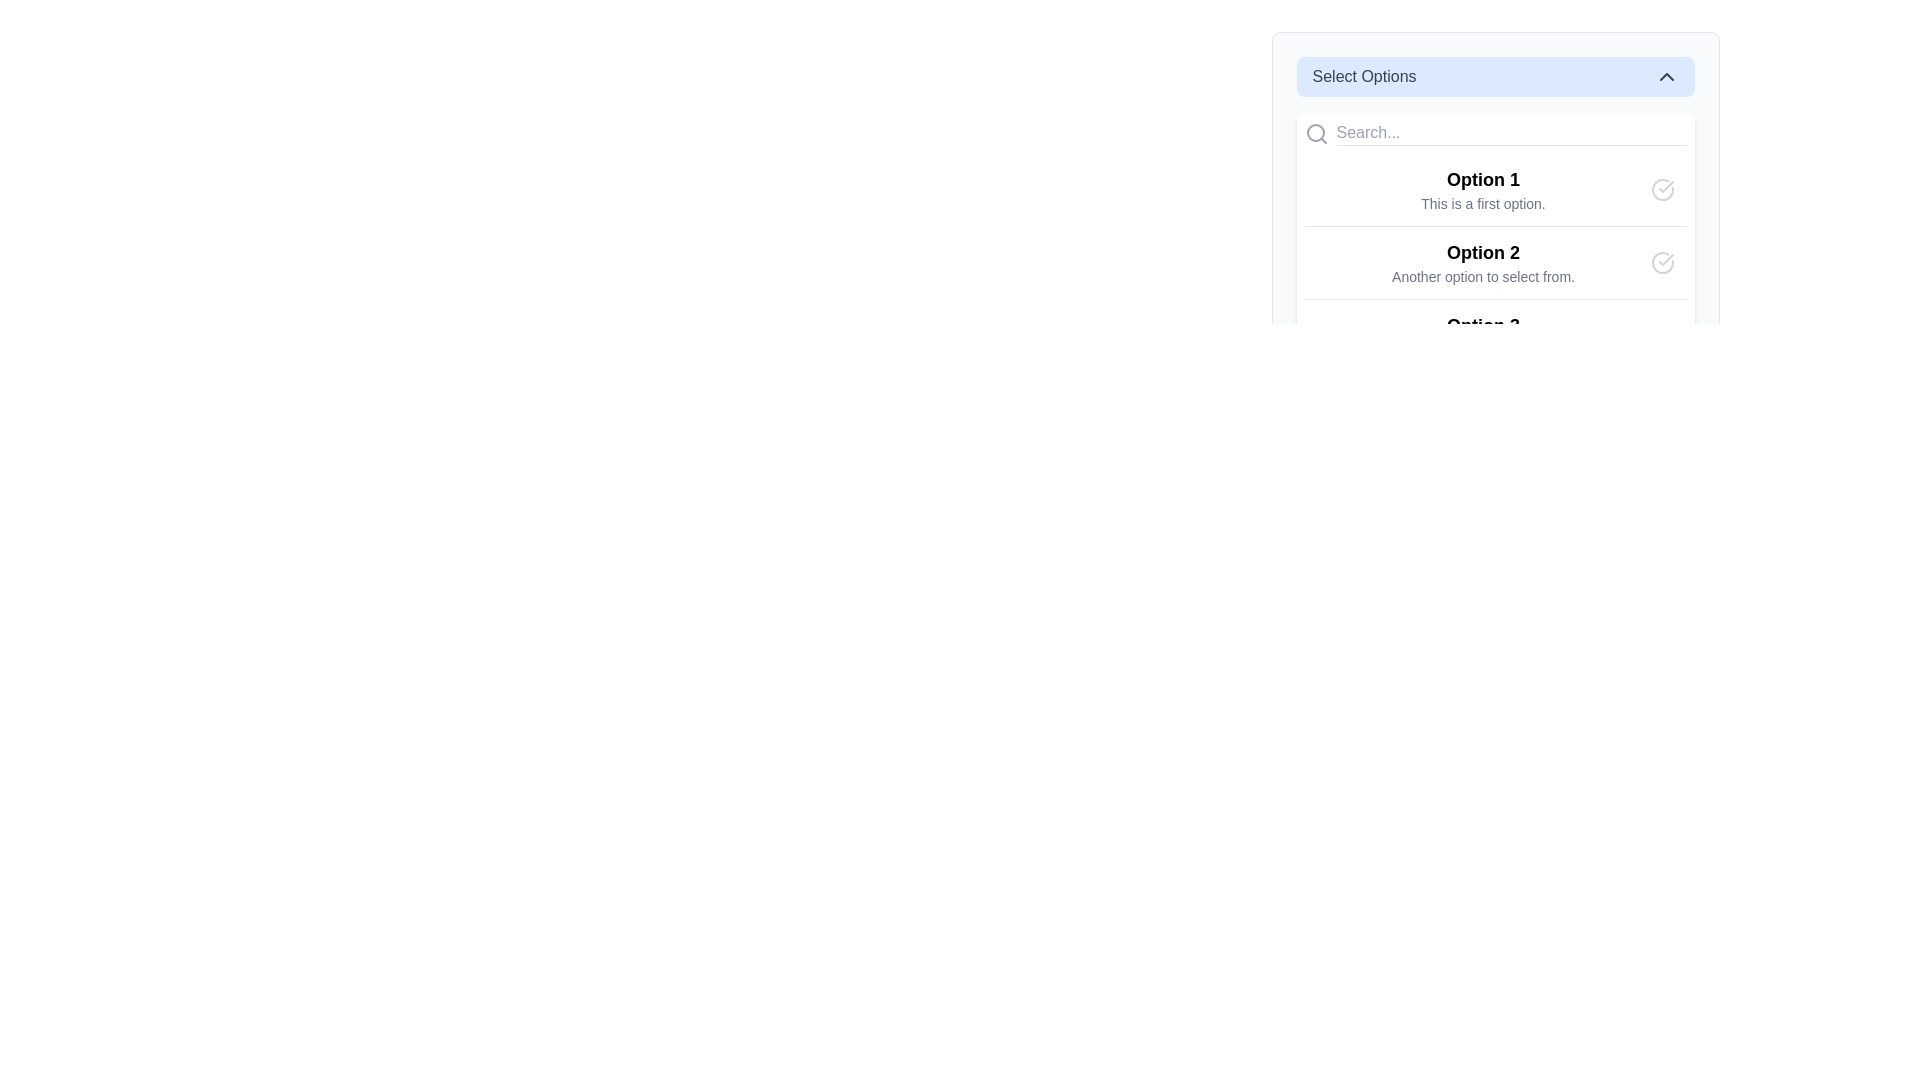 Image resolution: width=1920 pixels, height=1080 pixels. What do you see at coordinates (1483, 334) in the screenshot?
I see `the list item displaying 'Option 3' with the description 'A third possible choice.'` at bounding box center [1483, 334].